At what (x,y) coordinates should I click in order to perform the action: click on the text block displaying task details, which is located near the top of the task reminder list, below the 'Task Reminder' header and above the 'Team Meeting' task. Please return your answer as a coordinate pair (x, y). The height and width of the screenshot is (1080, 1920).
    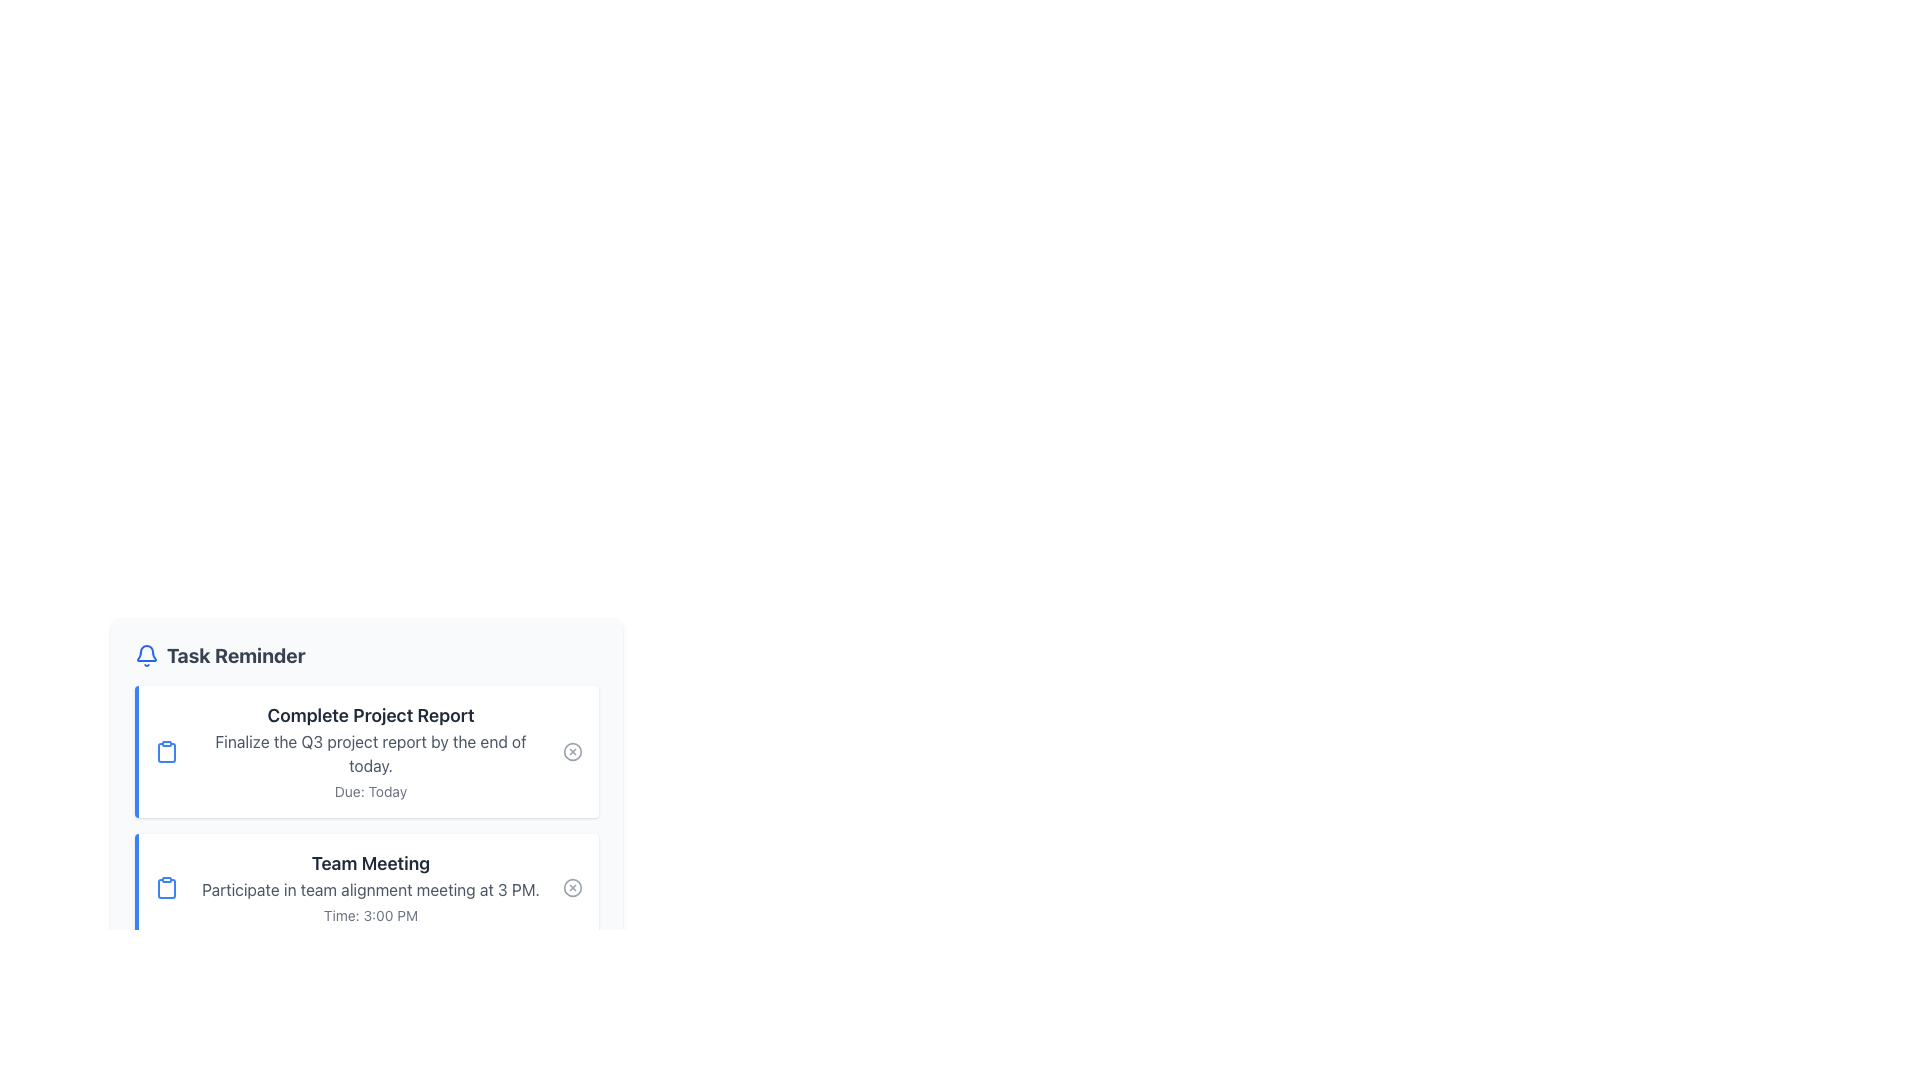
    Looking at the image, I should click on (370, 752).